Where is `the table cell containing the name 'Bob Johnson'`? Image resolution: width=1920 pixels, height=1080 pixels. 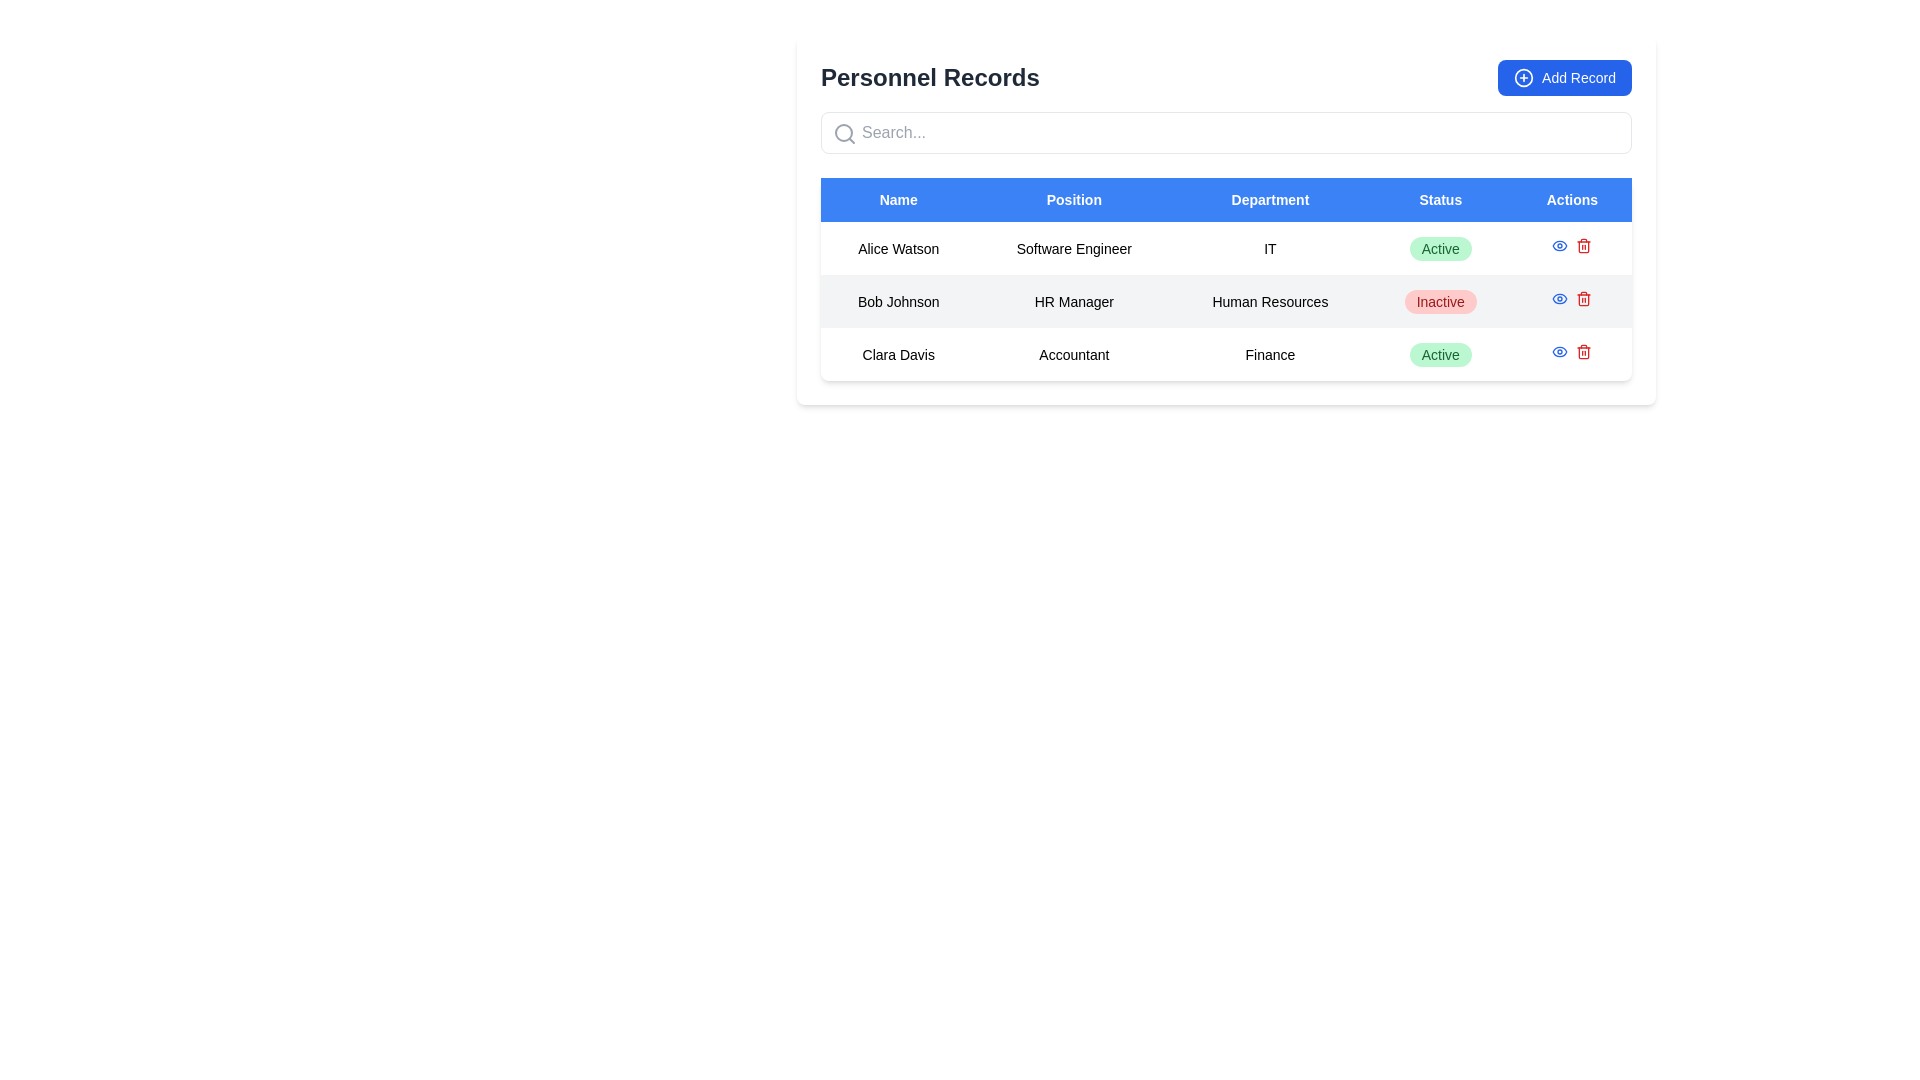
the table cell containing the name 'Bob Johnson' is located at coordinates (897, 301).